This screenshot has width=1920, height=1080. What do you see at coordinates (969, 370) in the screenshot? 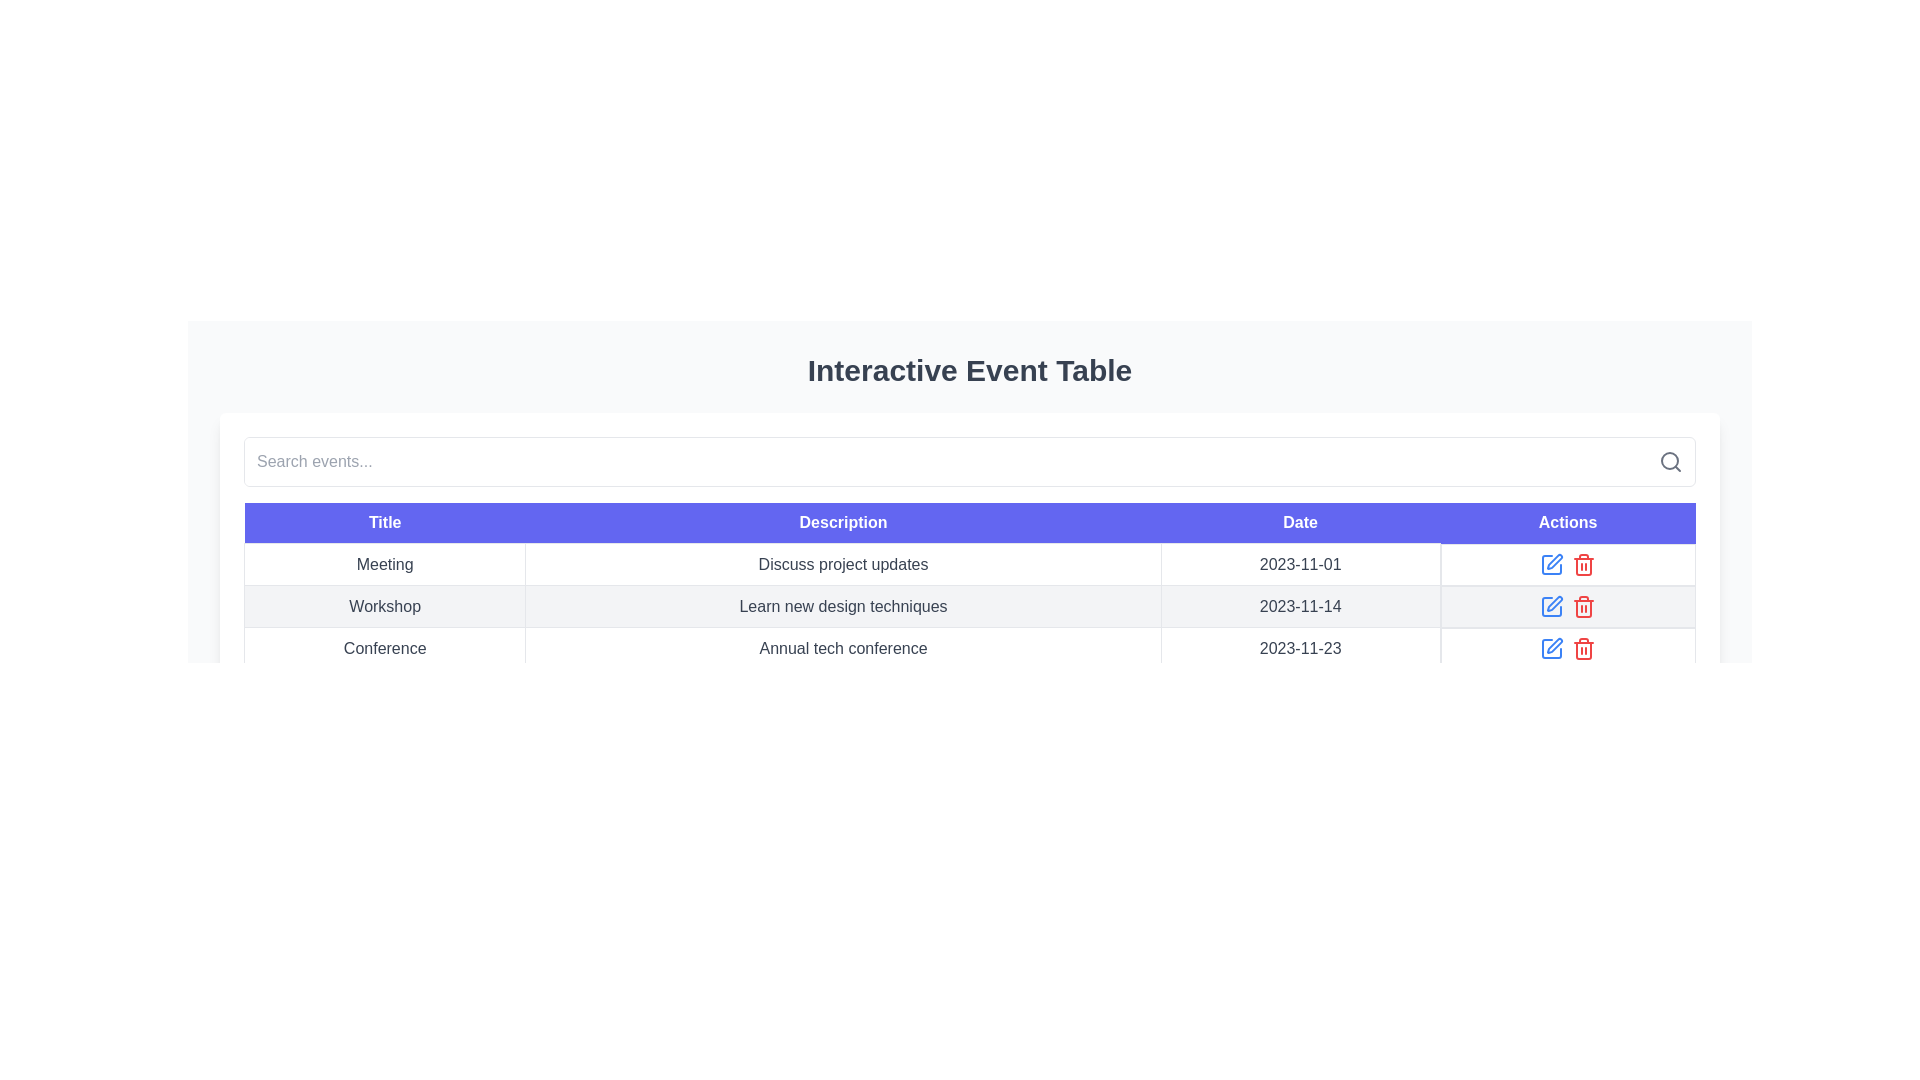
I see `the header element with the text 'Interactive Event Table', which is styled in bold, extra-large font and is center-aligned at the top of the layout` at bounding box center [969, 370].